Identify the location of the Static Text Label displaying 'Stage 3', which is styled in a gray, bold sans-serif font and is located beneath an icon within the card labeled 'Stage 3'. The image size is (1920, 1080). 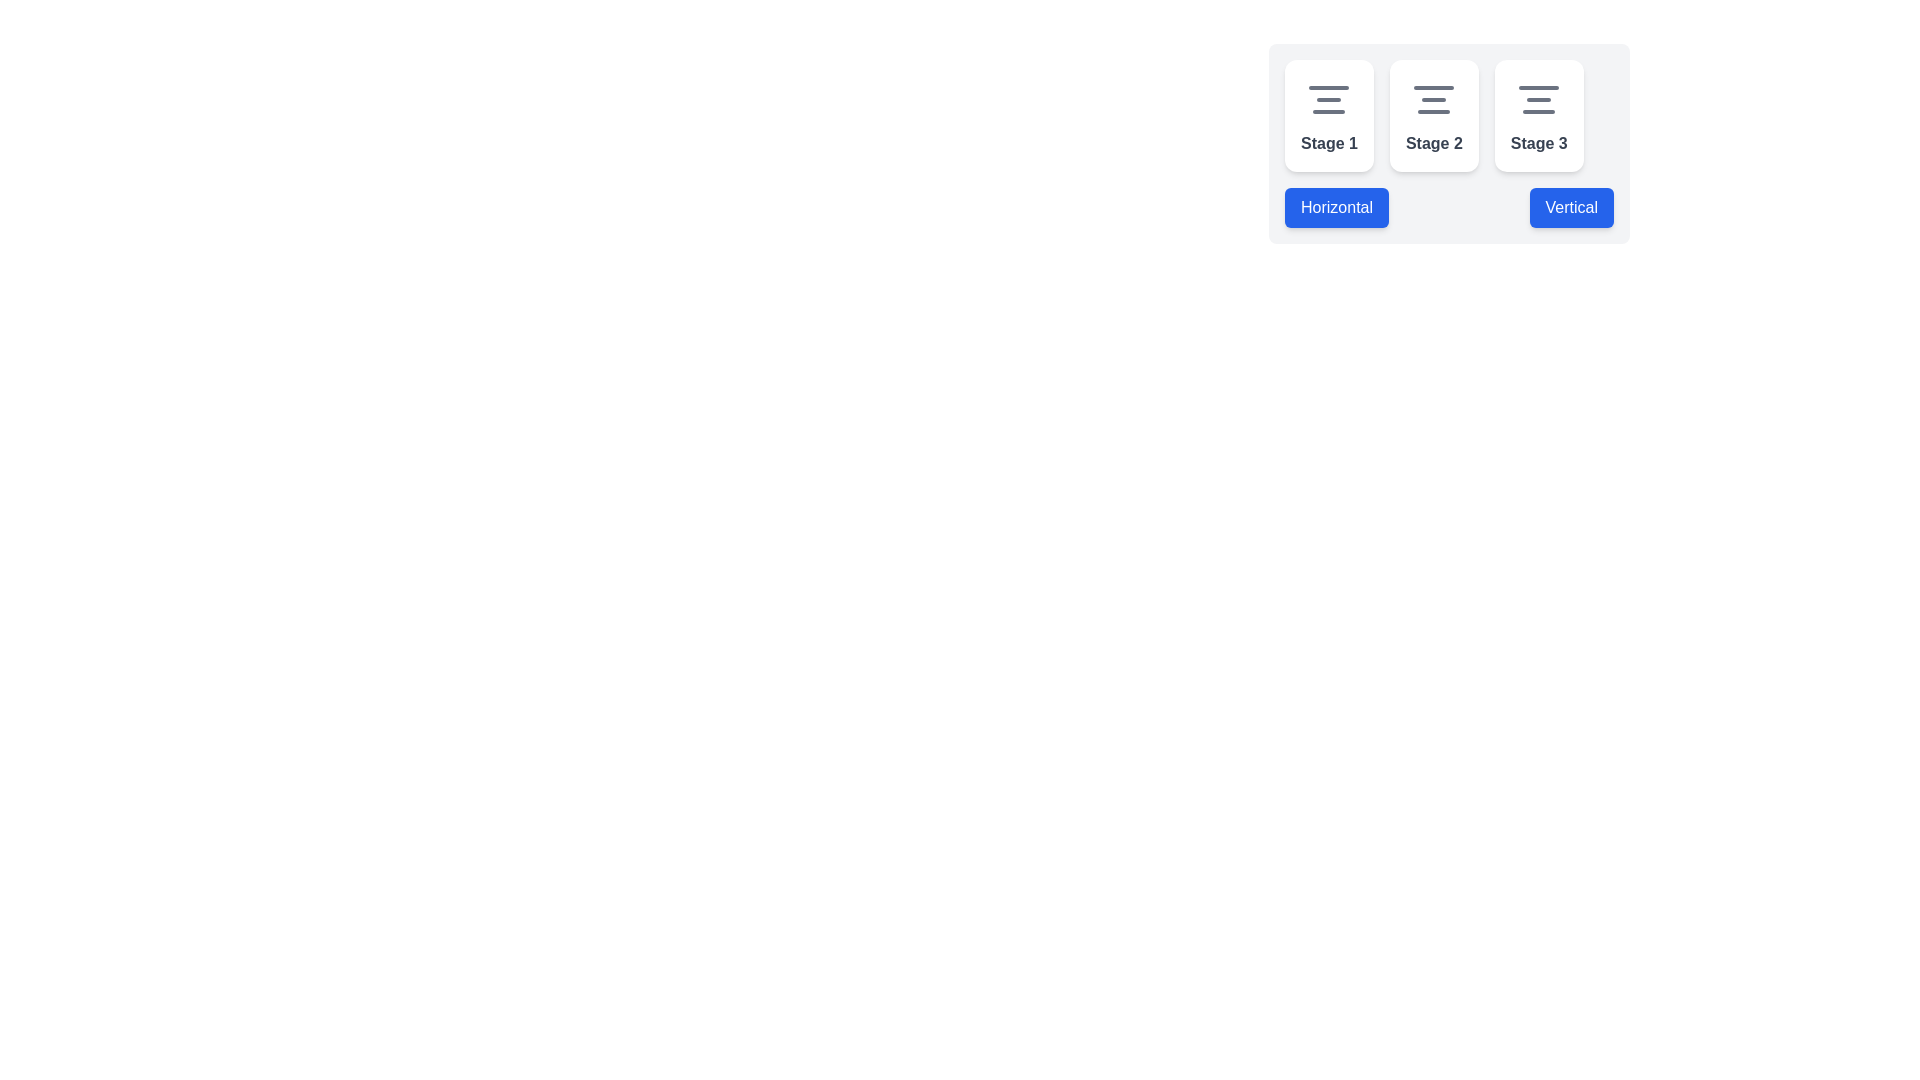
(1538, 142).